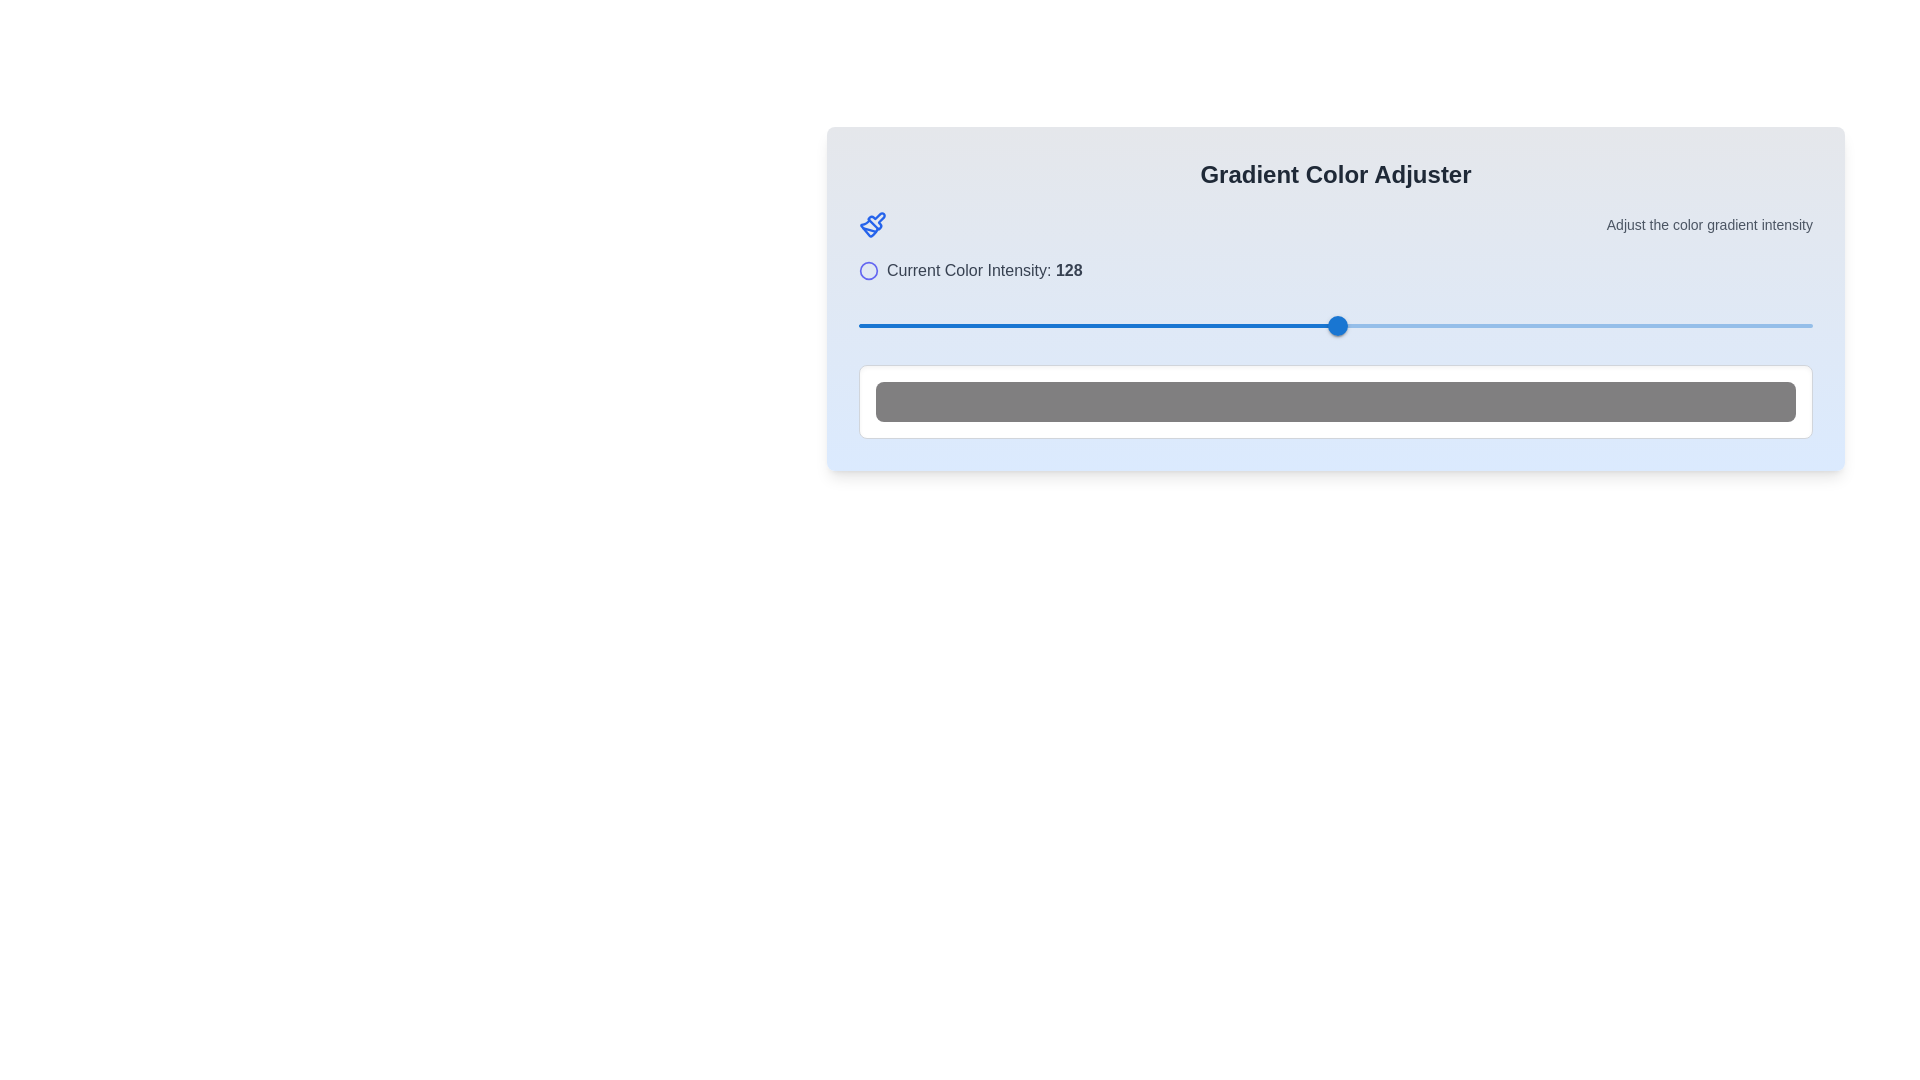 Image resolution: width=1920 pixels, height=1080 pixels. What do you see at coordinates (837, 325) in the screenshot?
I see `the gradient color intensity` at bounding box center [837, 325].